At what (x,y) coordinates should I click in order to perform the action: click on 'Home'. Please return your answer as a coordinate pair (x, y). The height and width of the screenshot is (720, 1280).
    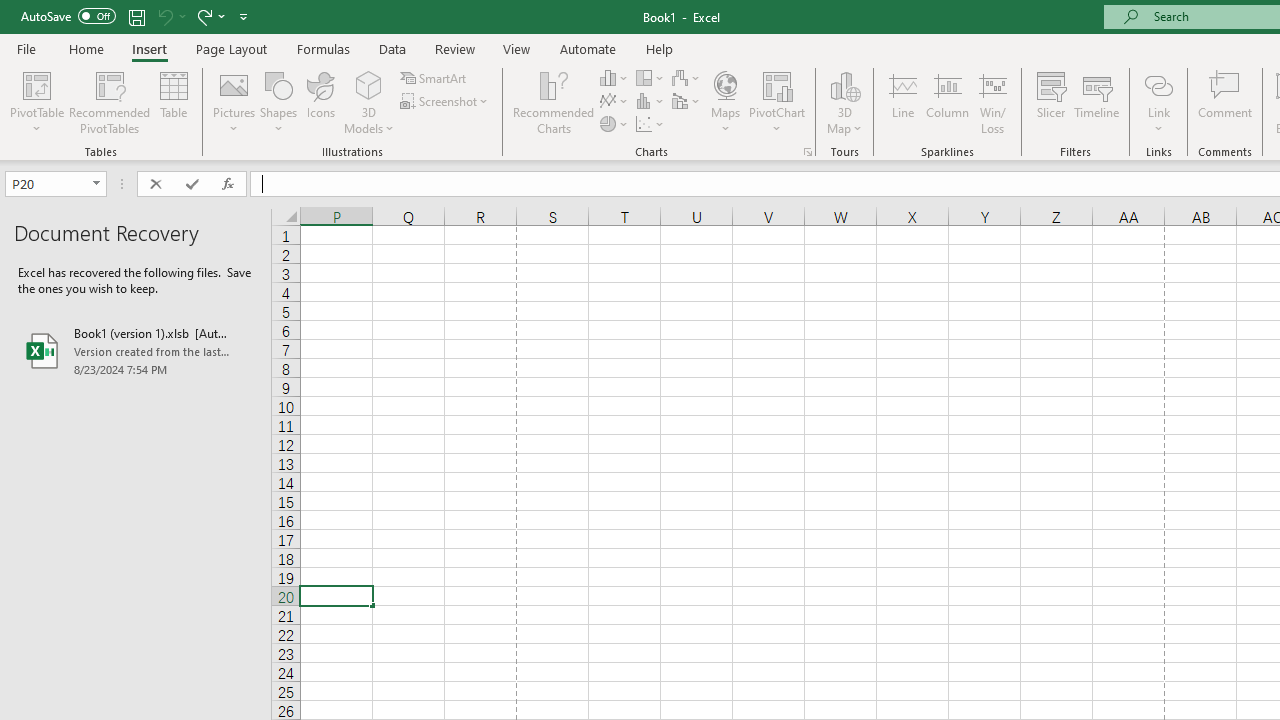
    Looking at the image, I should click on (85, 48).